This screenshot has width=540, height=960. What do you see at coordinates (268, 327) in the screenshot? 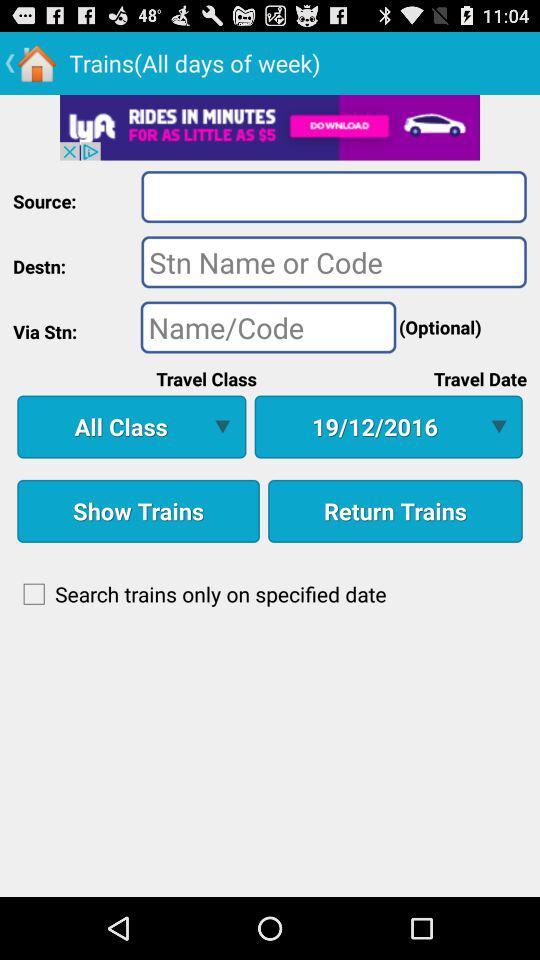
I see `station code` at bounding box center [268, 327].